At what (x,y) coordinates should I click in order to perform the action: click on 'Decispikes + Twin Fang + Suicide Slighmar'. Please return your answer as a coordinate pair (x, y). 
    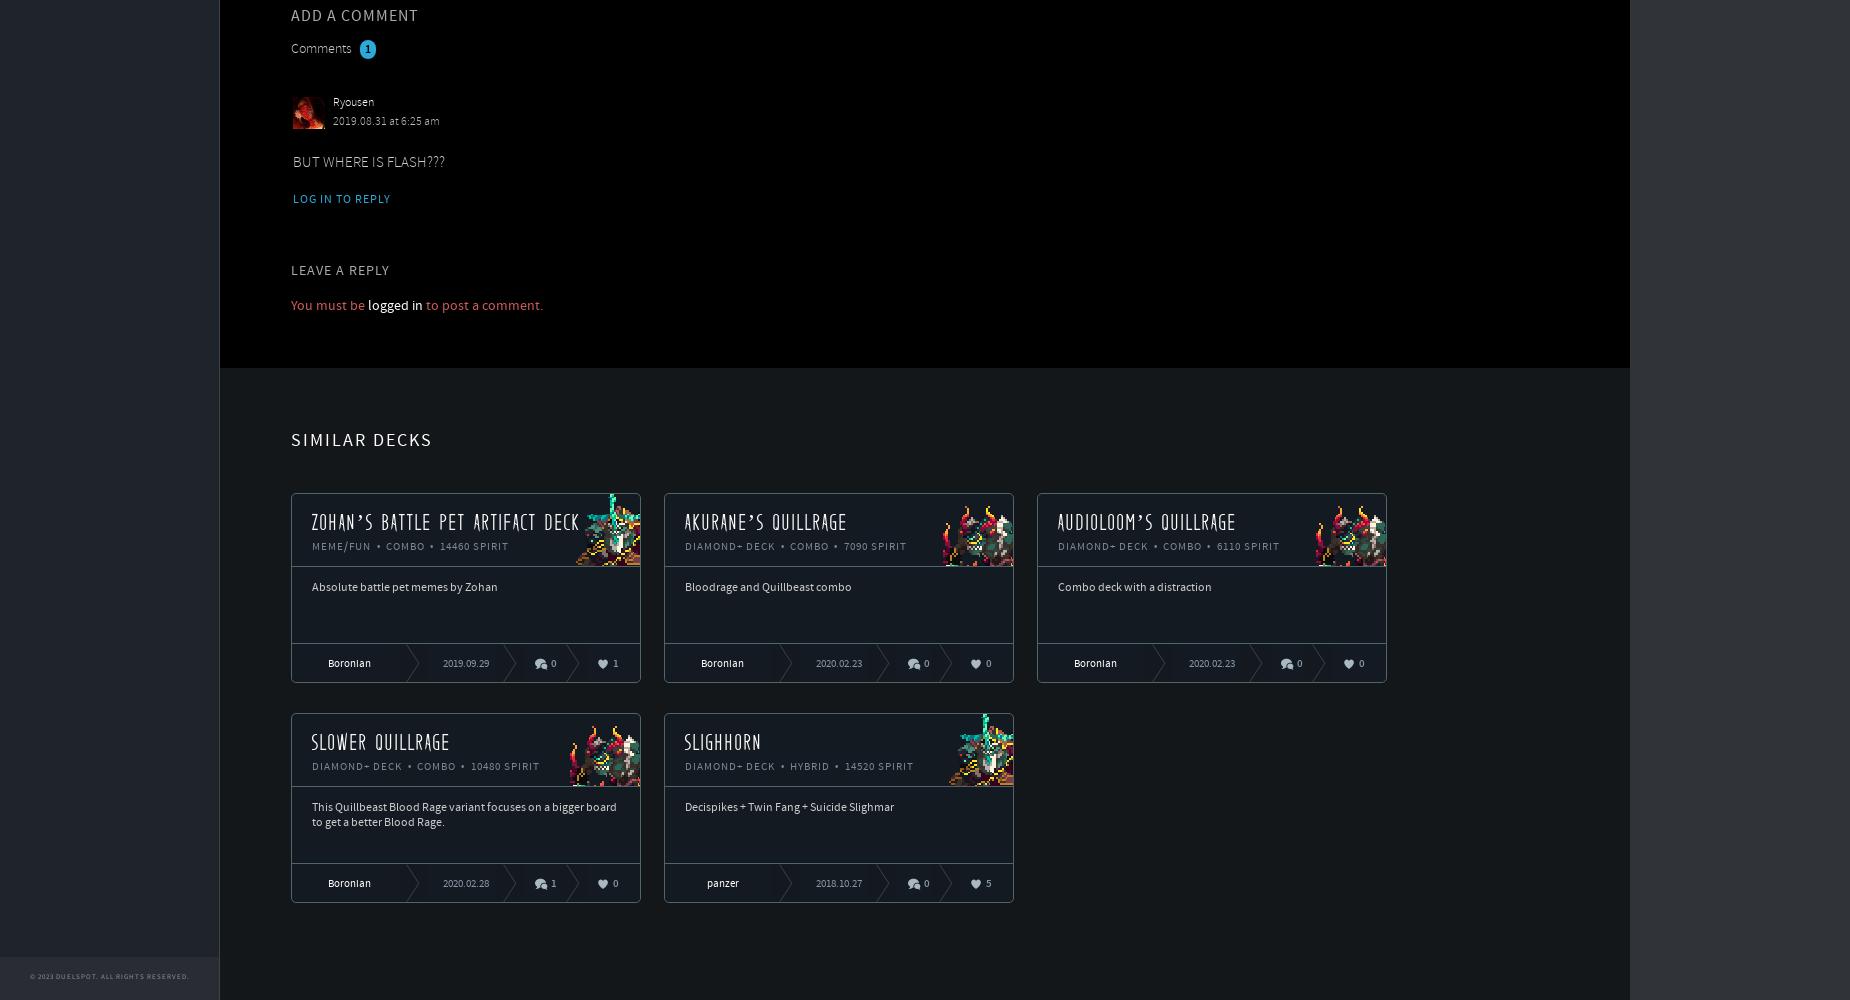
    Looking at the image, I should click on (788, 807).